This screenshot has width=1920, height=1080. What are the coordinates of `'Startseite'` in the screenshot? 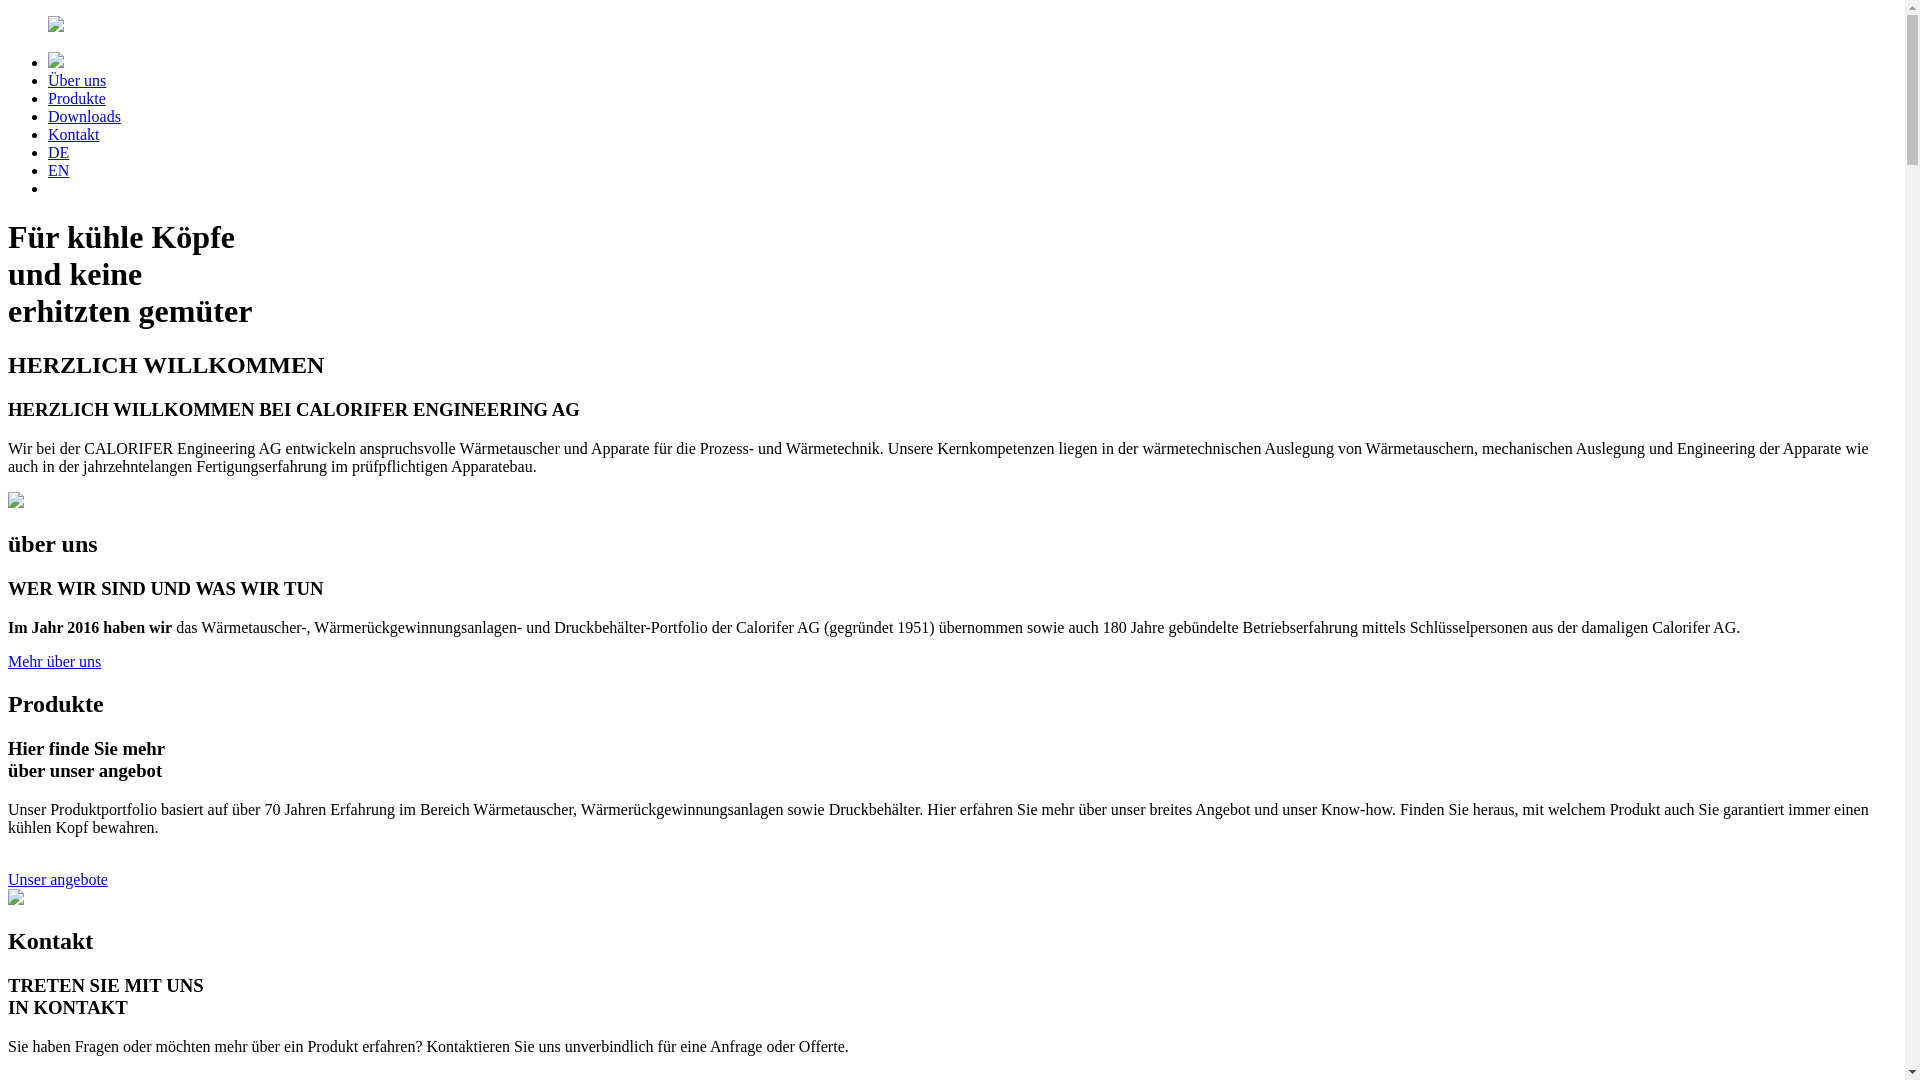 It's located at (951, 26).